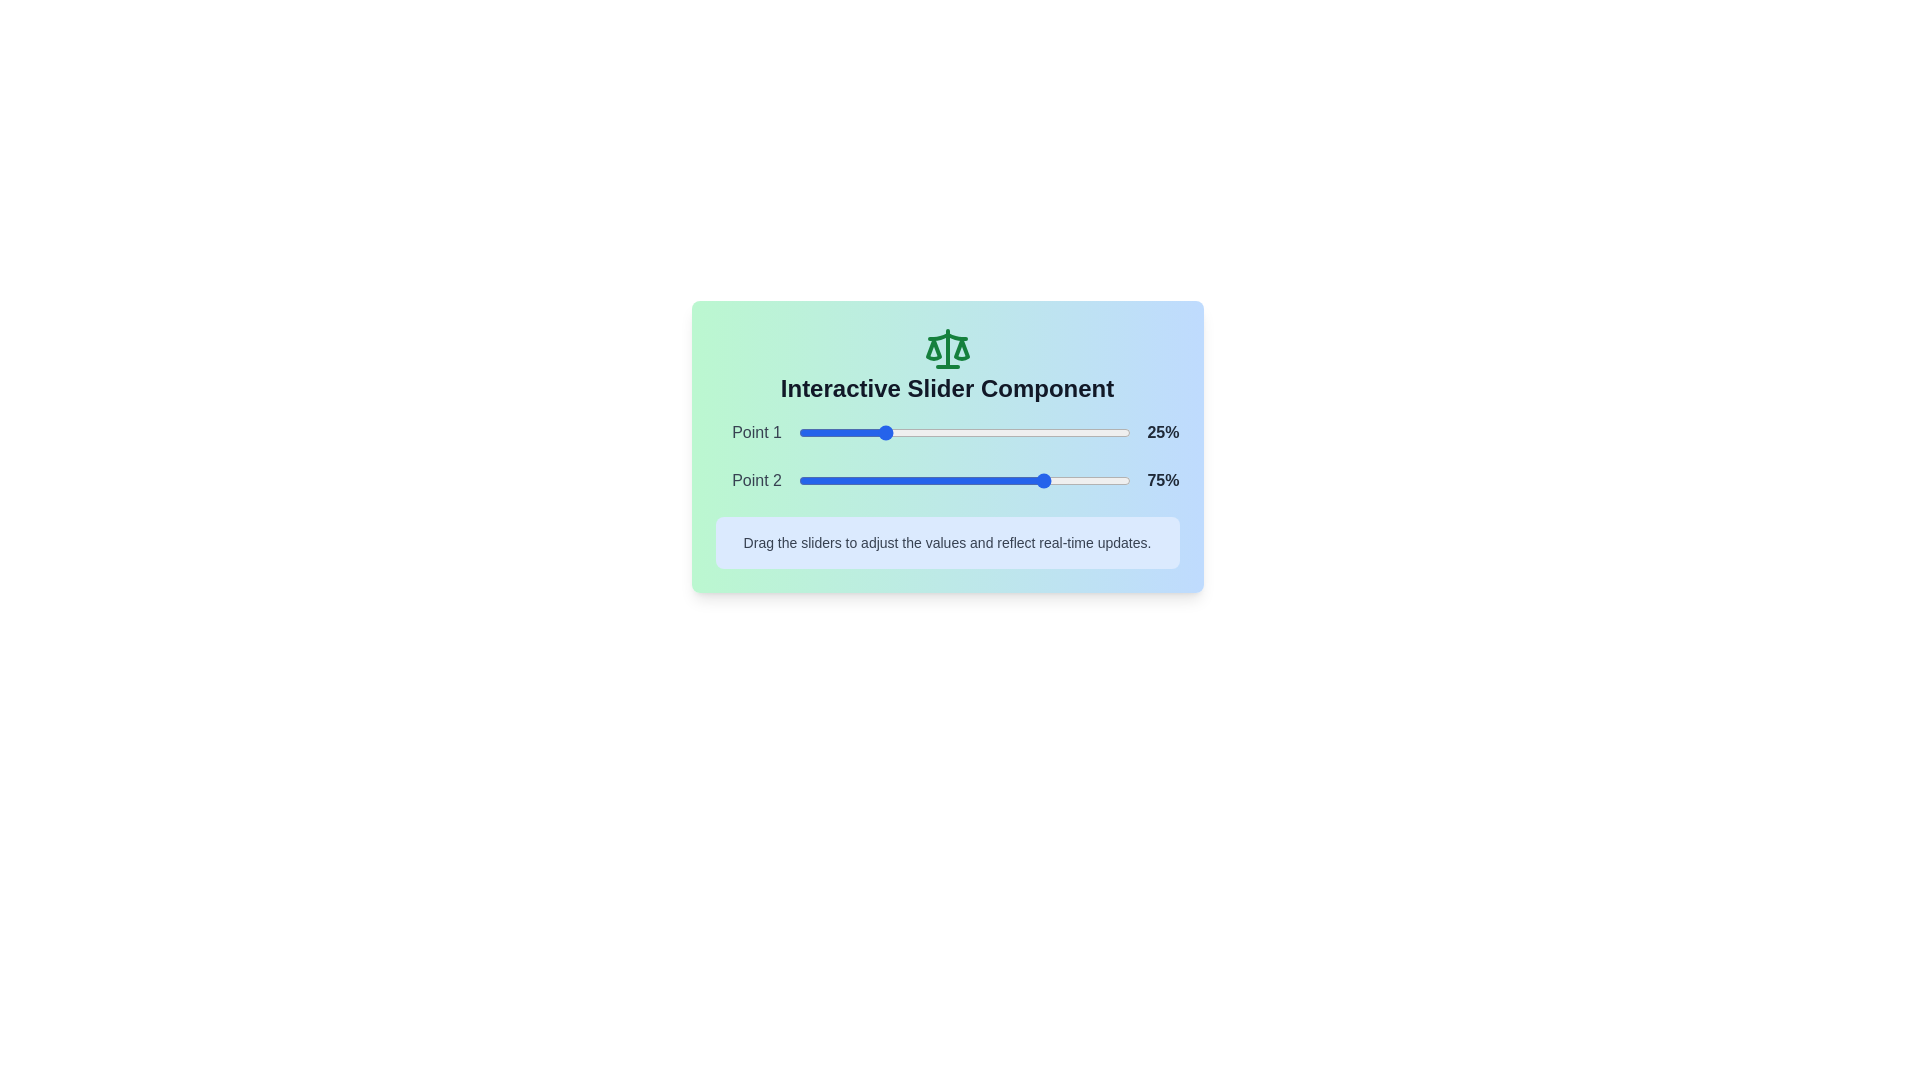  Describe the element at coordinates (868, 431) in the screenshot. I see `the slider to set its value to 21%` at that location.